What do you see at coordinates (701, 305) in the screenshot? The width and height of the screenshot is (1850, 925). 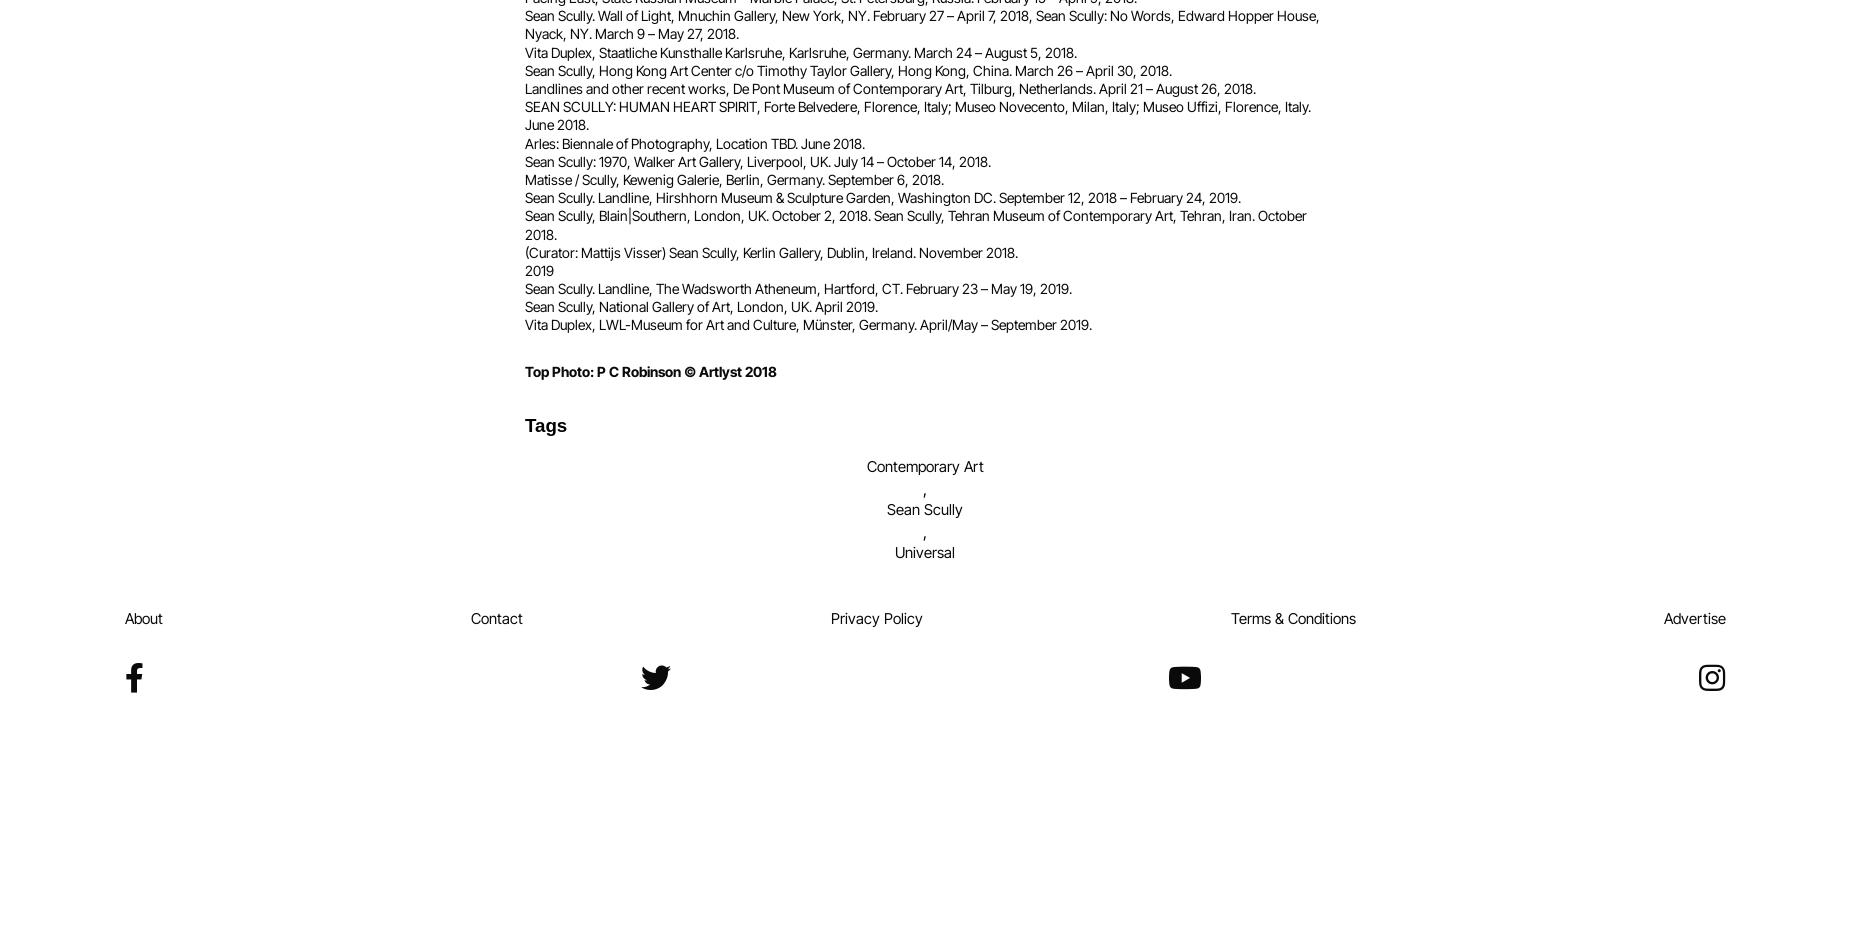 I see `'Sean Scully, National Gallery of Art, London, UK. April 2019.'` at bounding box center [701, 305].